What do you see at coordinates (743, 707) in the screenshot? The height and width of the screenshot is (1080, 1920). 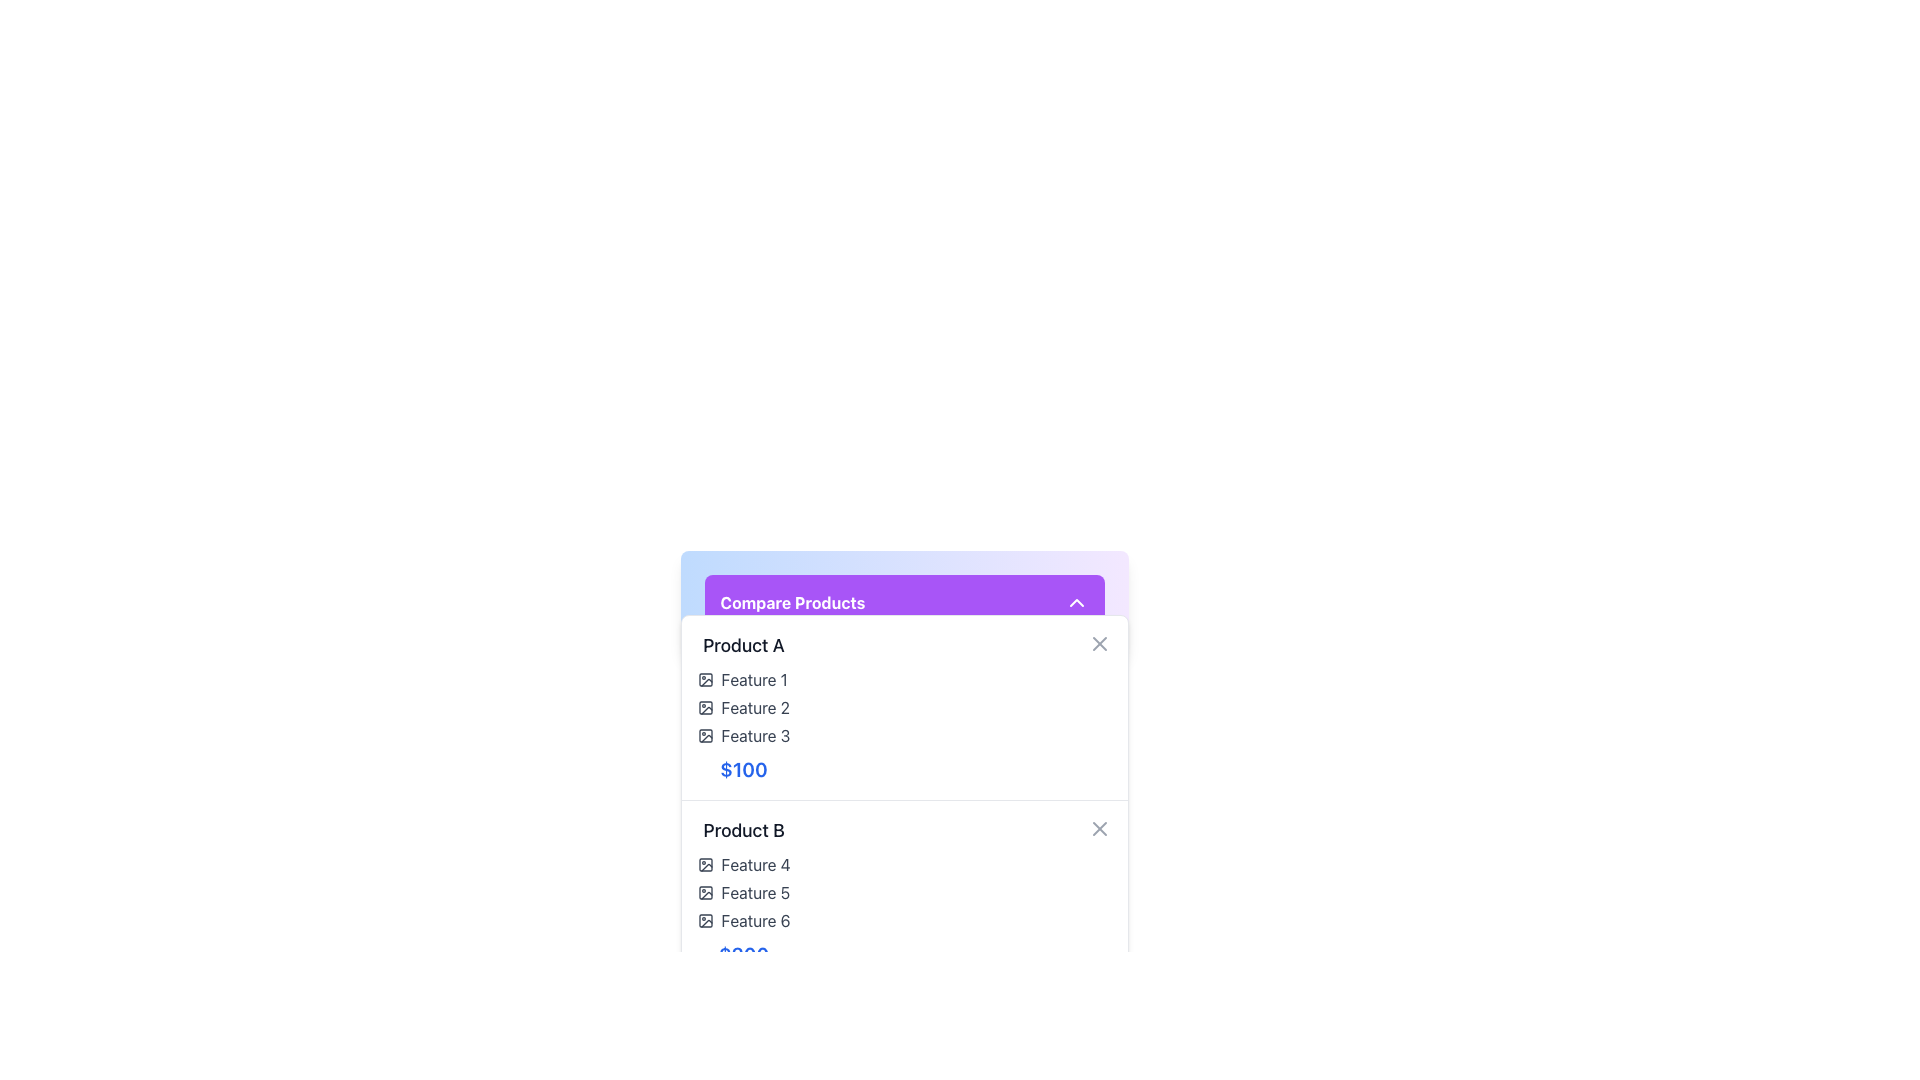 I see `list of labeled features for 'Product A', located directly under the product title and above the price text '$100'` at bounding box center [743, 707].